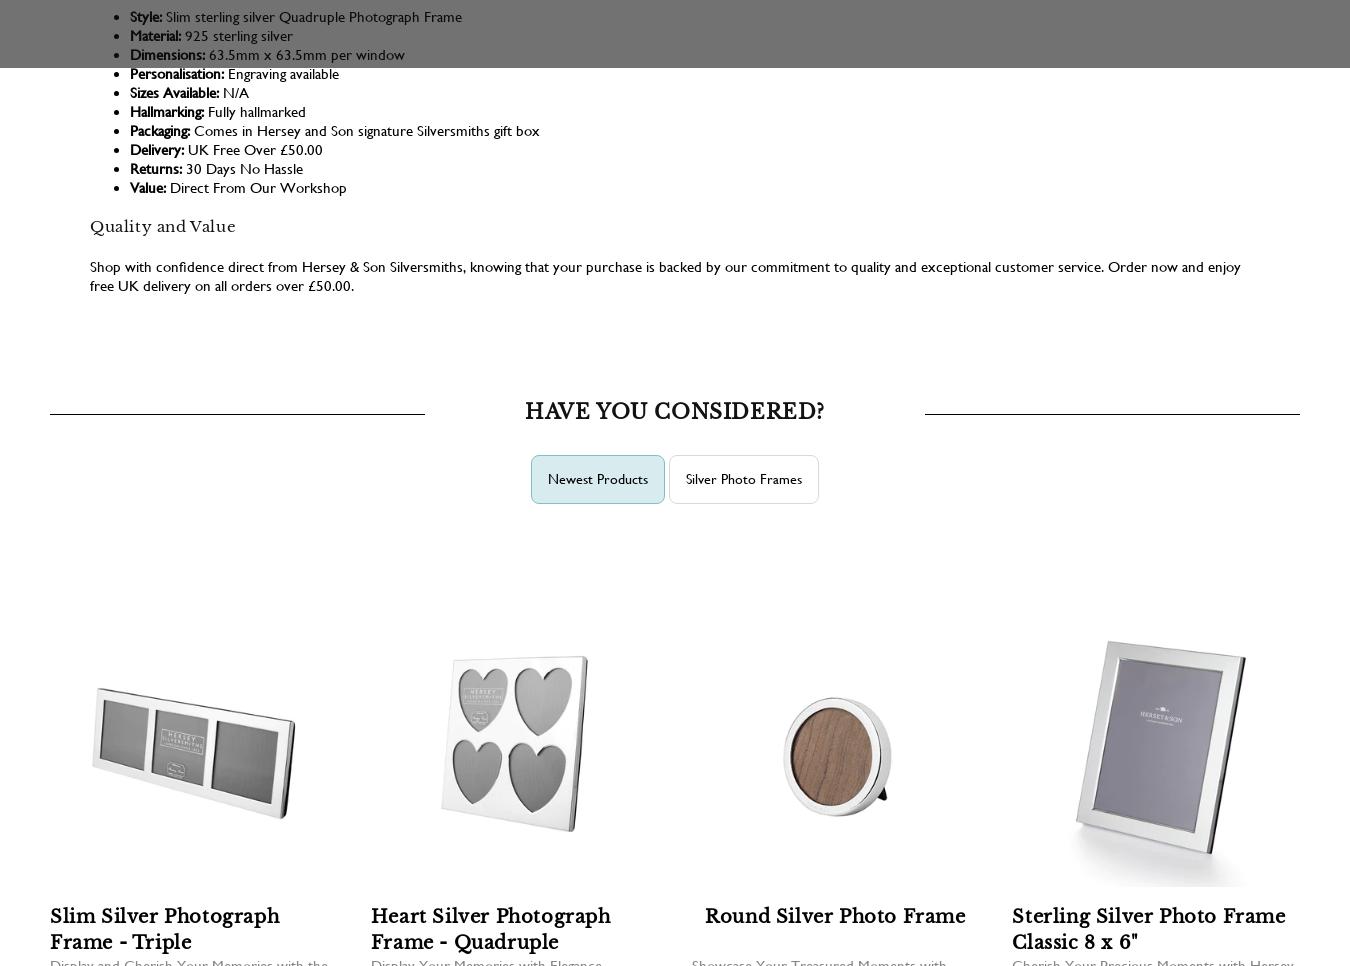 Image resolution: width=1350 pixels, height=966 pixels. I want to click on 'Sizes Available:', so click(174, 91).